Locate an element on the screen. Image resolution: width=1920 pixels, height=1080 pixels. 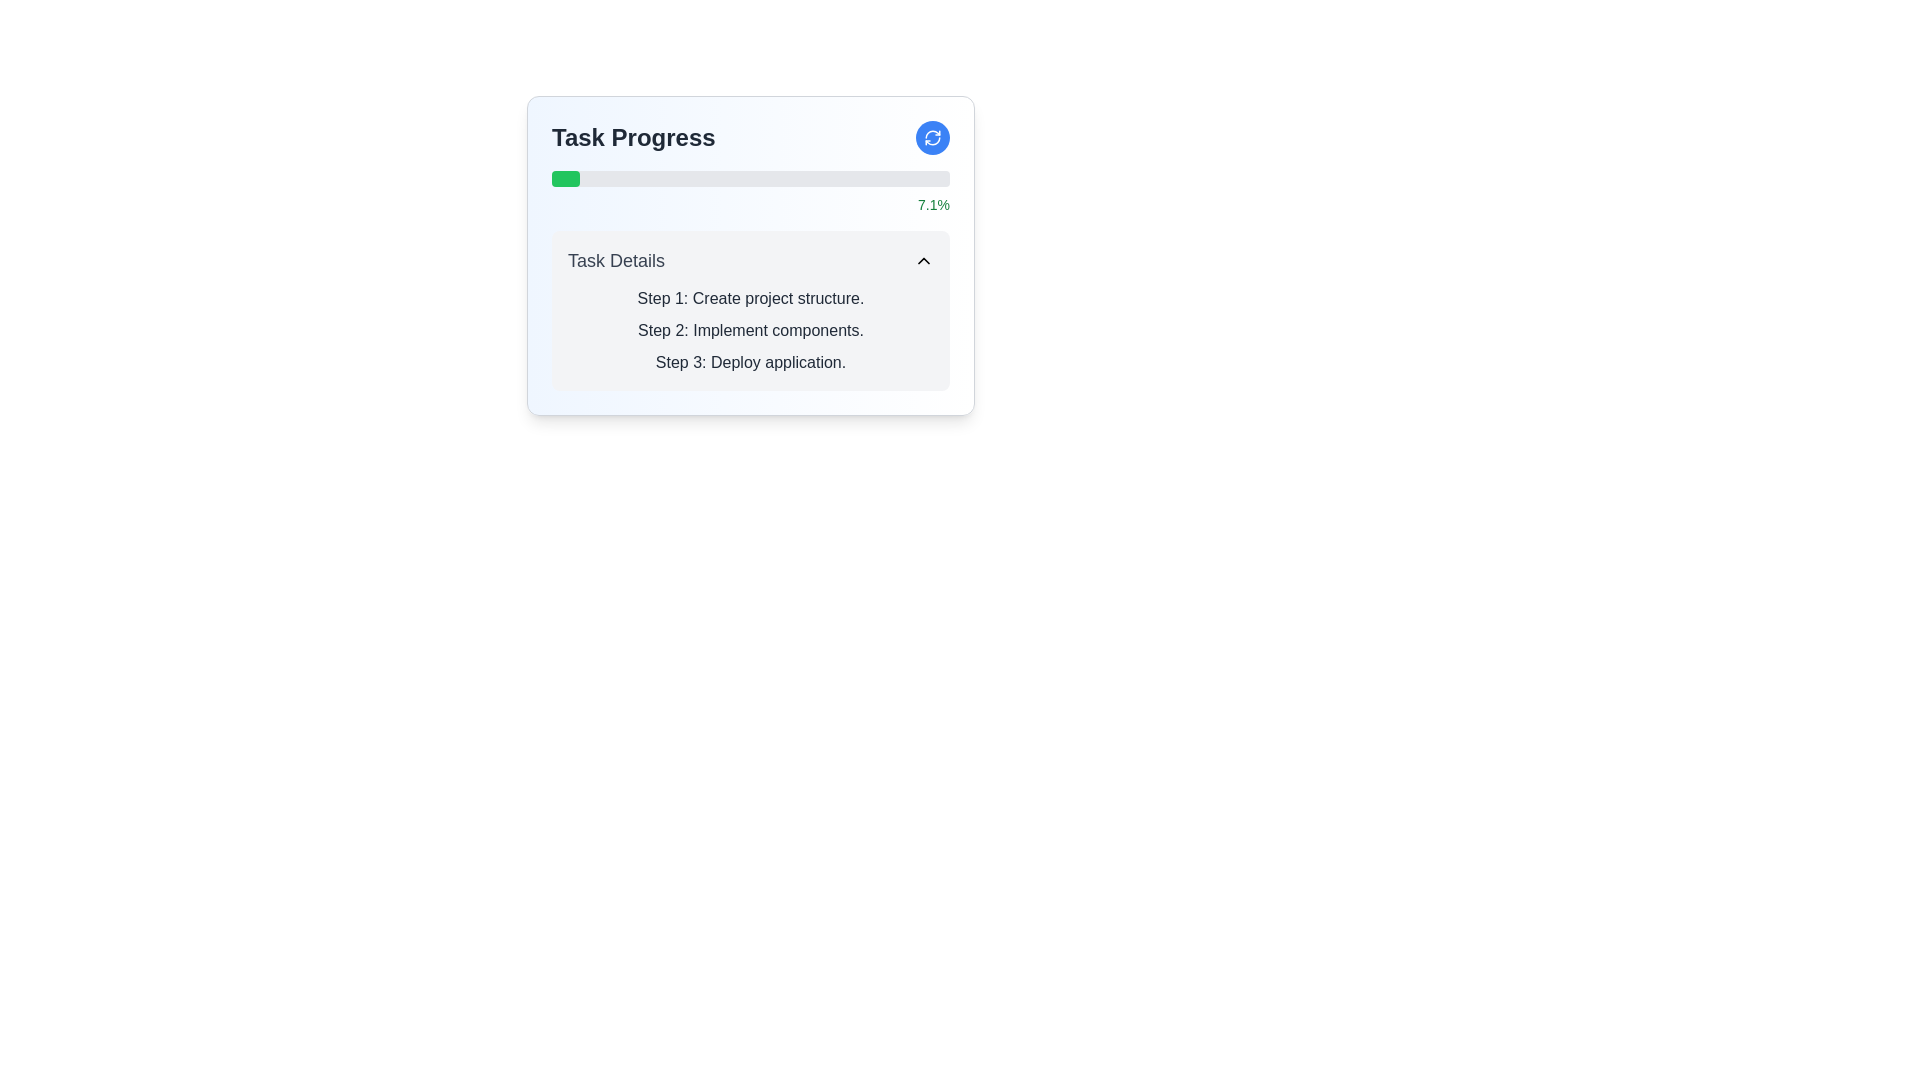
the central Panel that displays the progress of a task and includes a progress bar and collapsible details is located at coordinates (749, 254).